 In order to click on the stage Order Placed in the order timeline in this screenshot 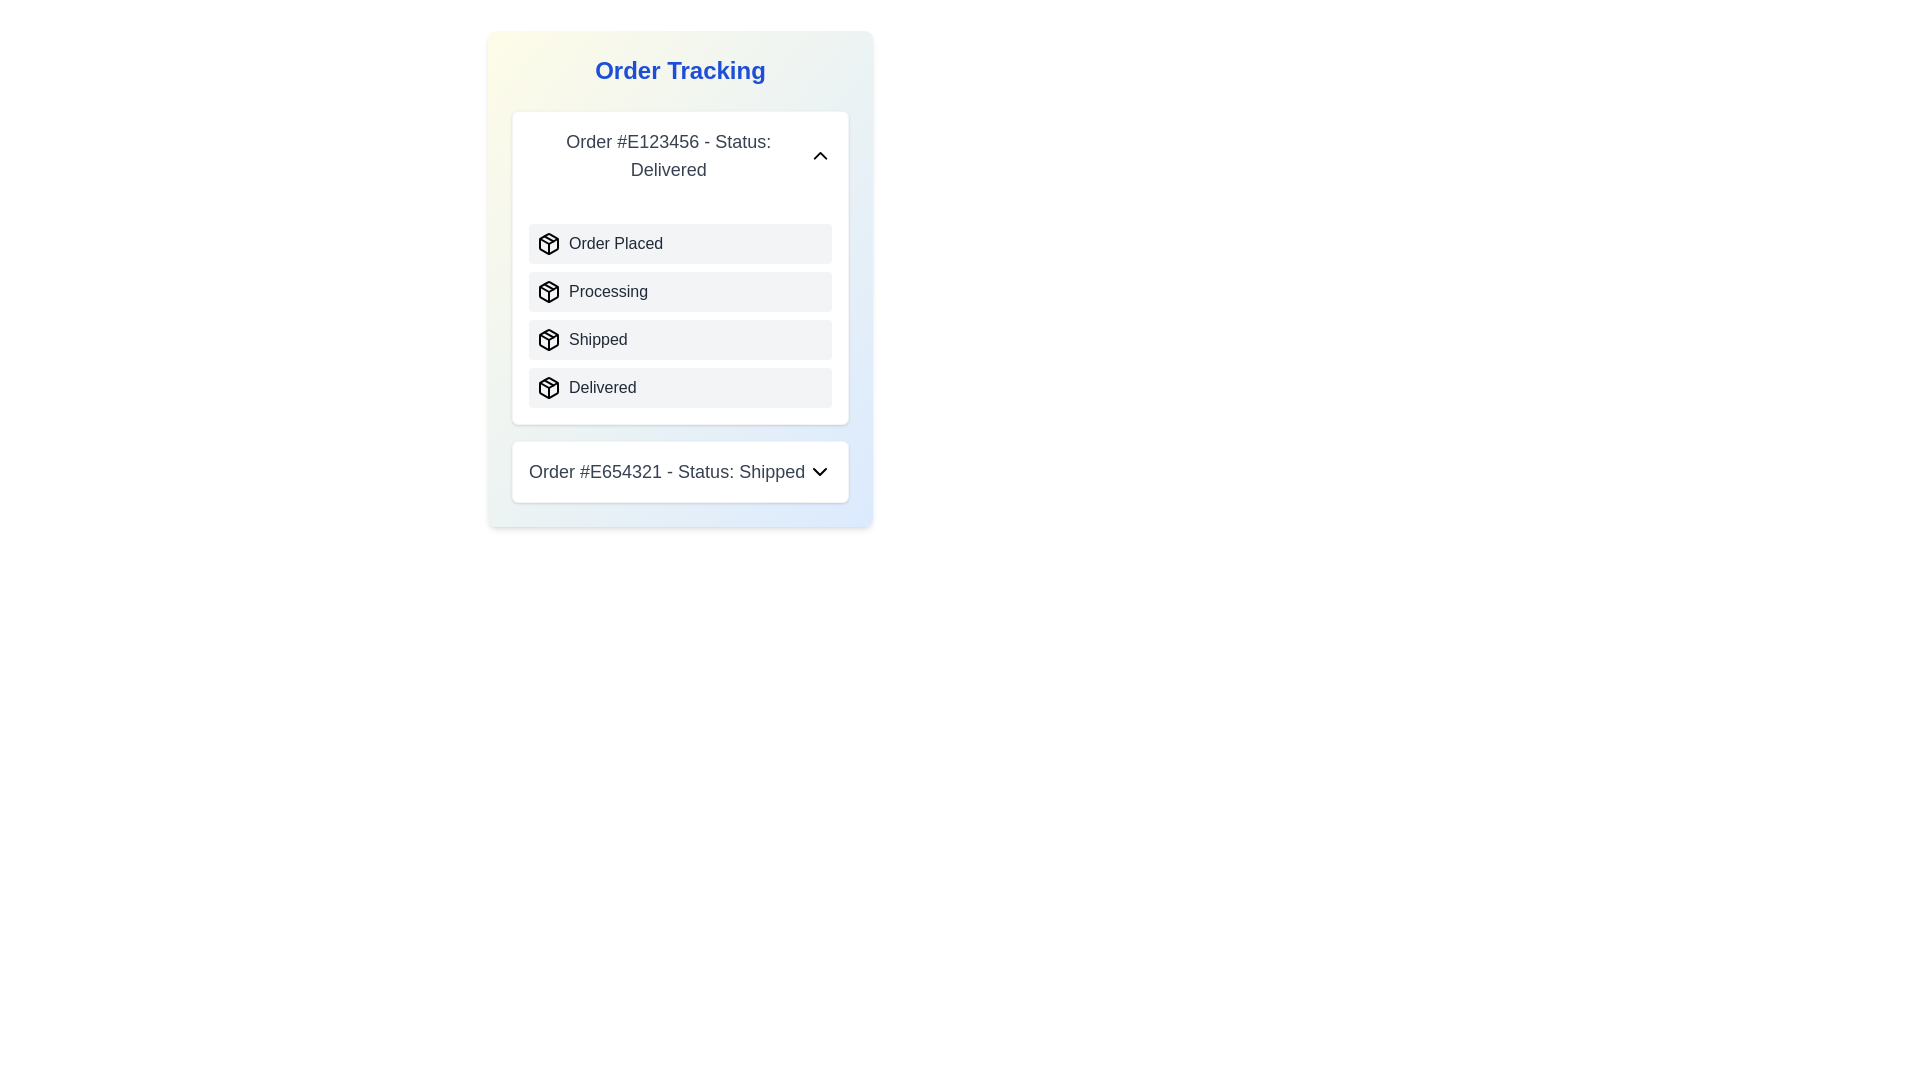, I will do `click(548, 242)`.